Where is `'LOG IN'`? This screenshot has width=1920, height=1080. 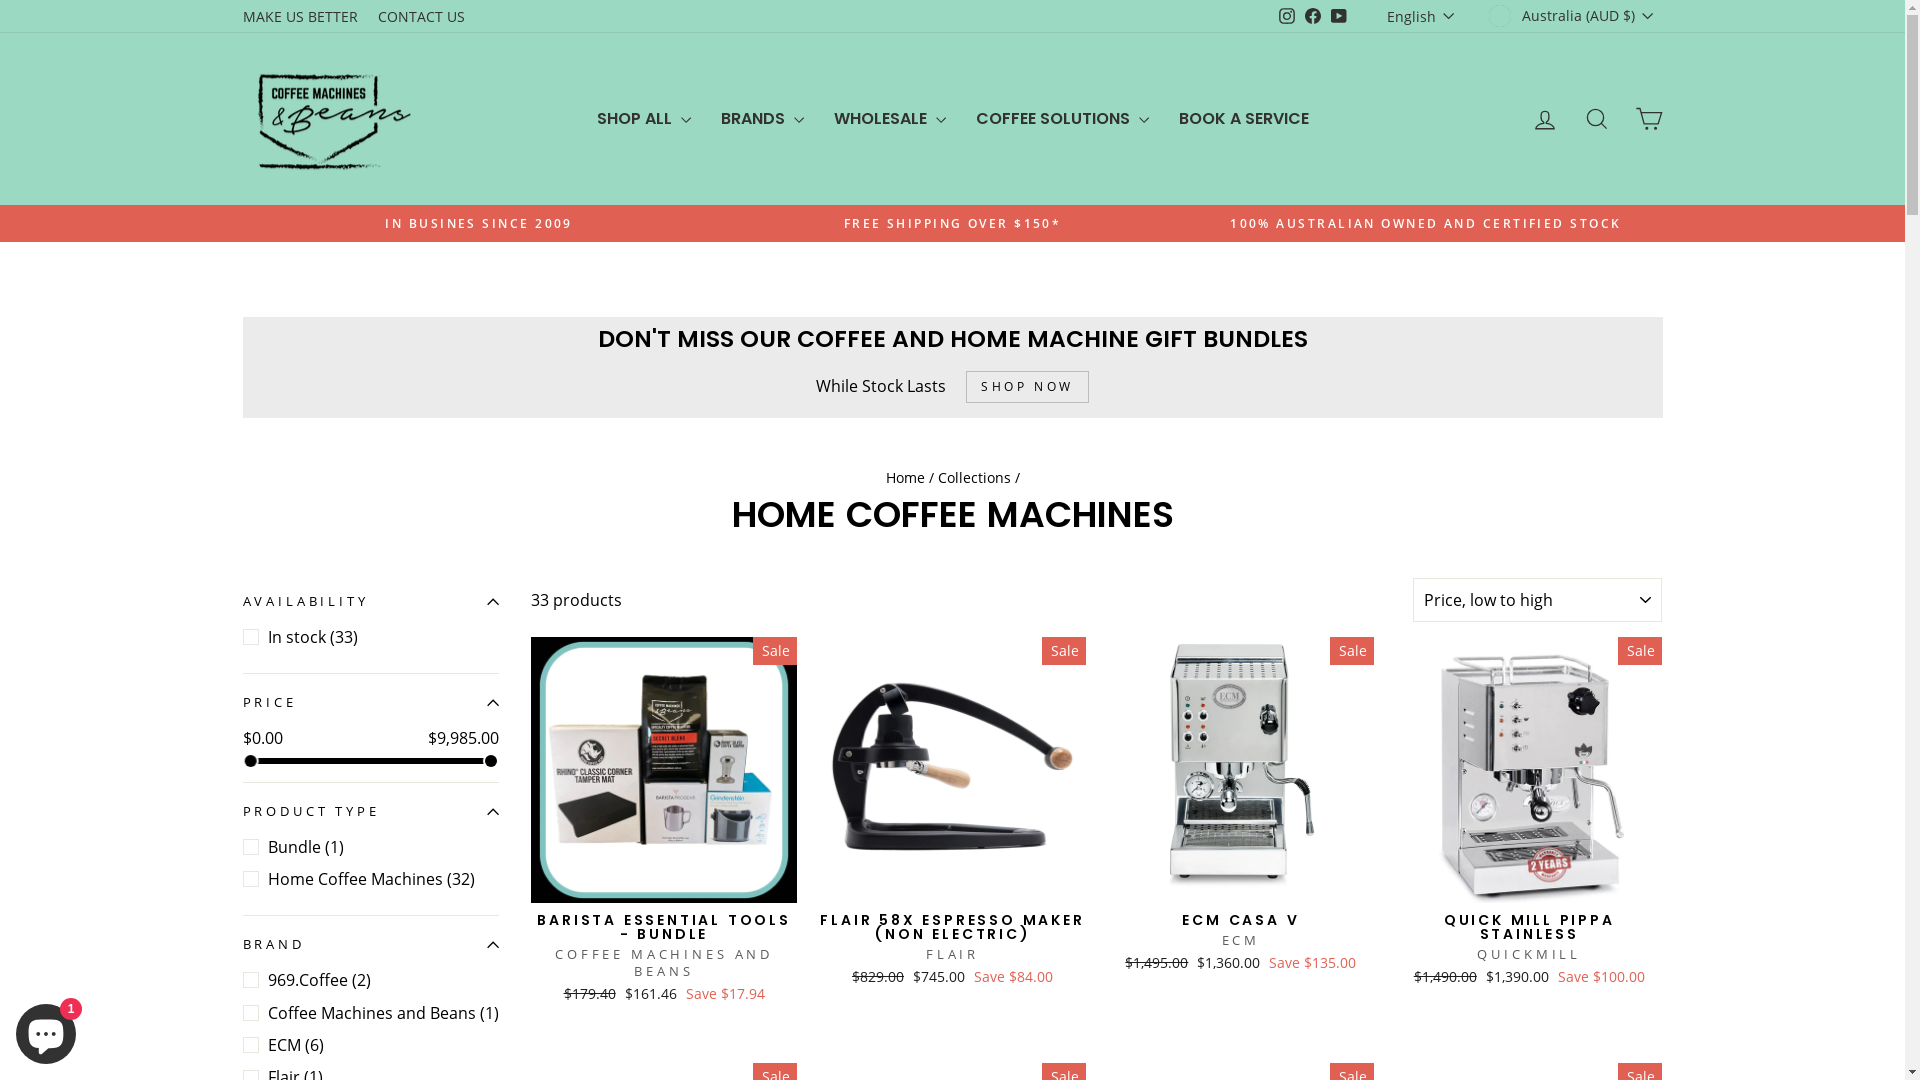 'LOG IN' is located at coordinates (1543, 119).